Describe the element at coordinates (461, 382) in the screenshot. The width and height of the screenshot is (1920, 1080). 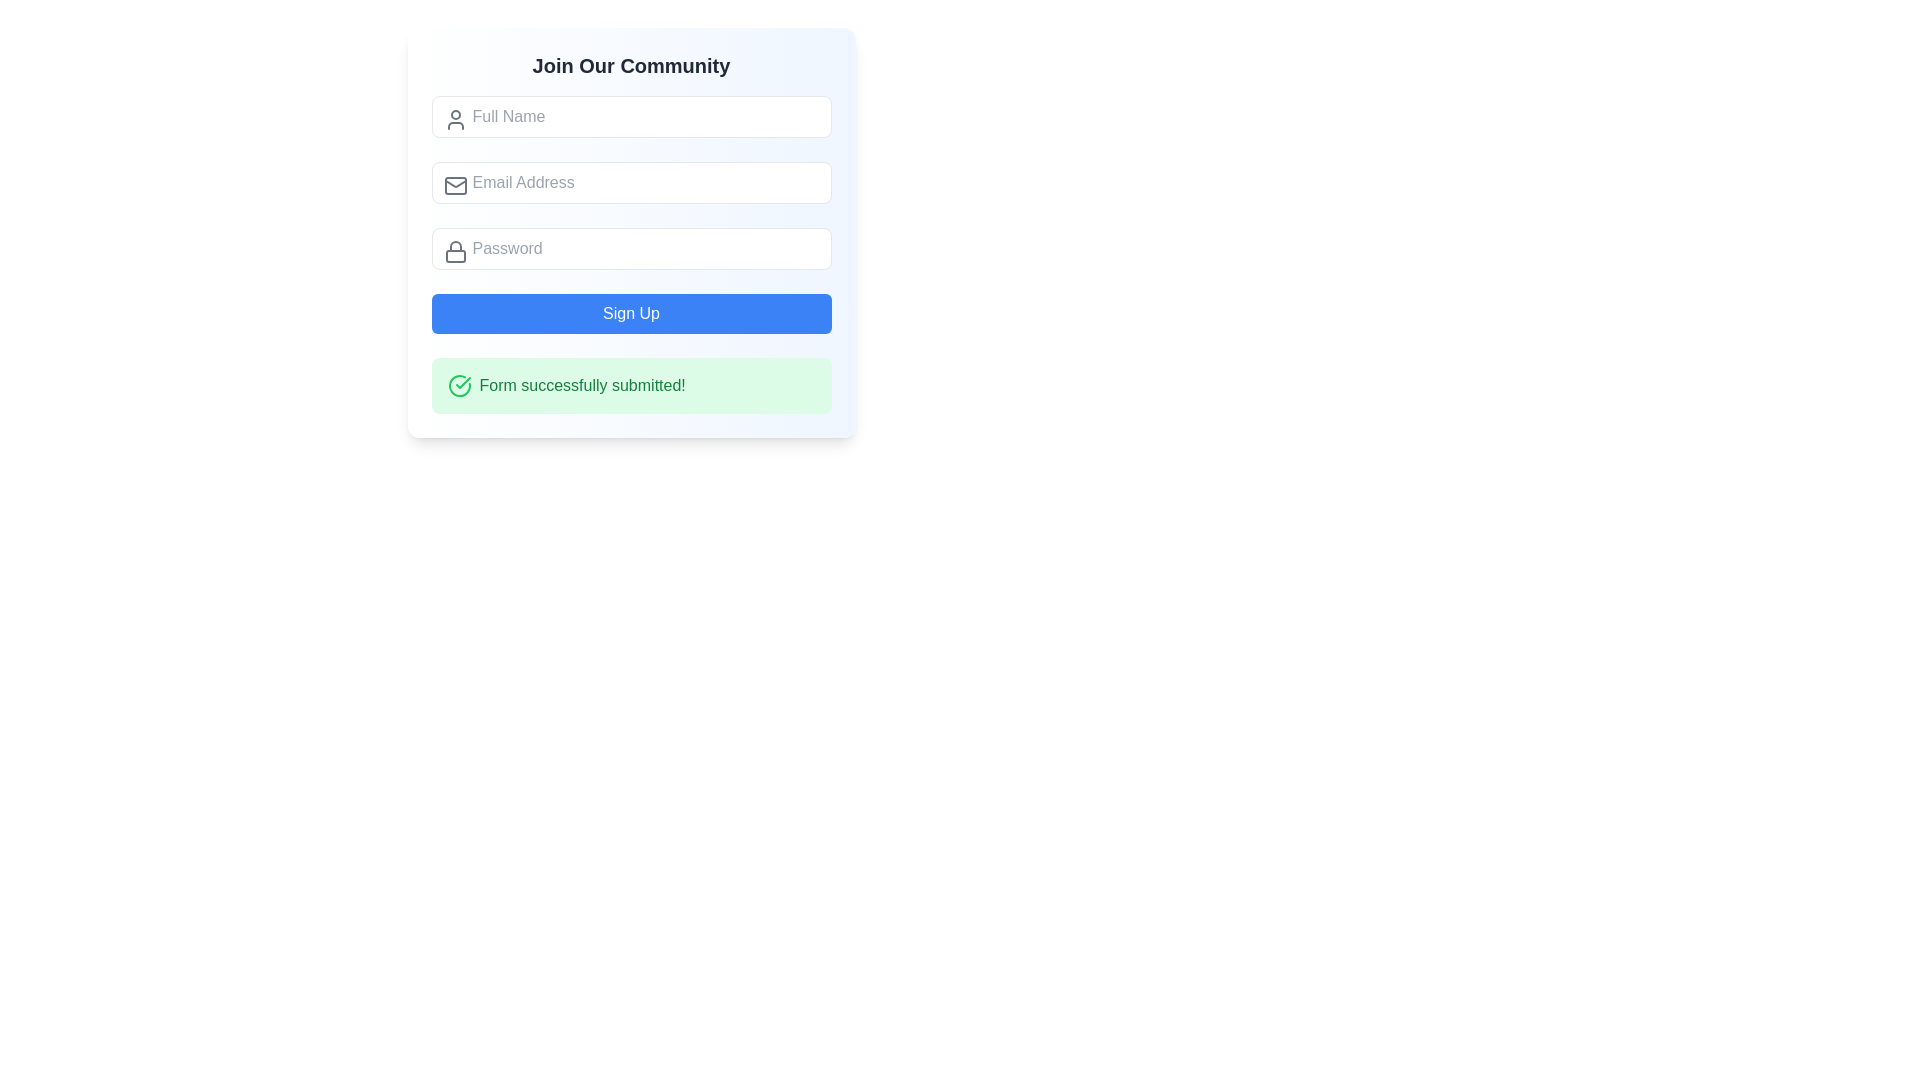
I see `the green checkmark icon within the confirmation message that indicates the form has been successfully submitted` at that location.